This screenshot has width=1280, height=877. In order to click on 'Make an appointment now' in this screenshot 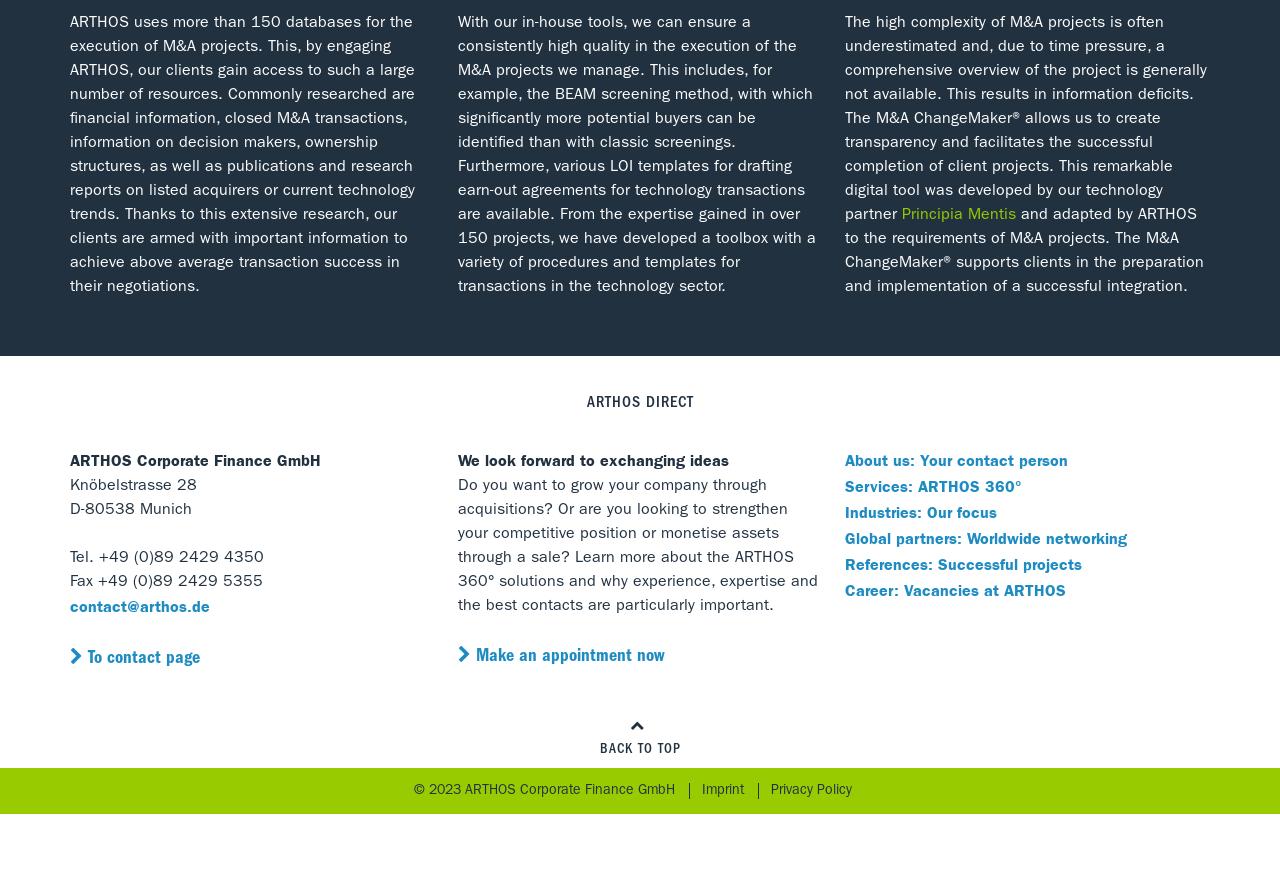, I will do `click(567, 658)`.